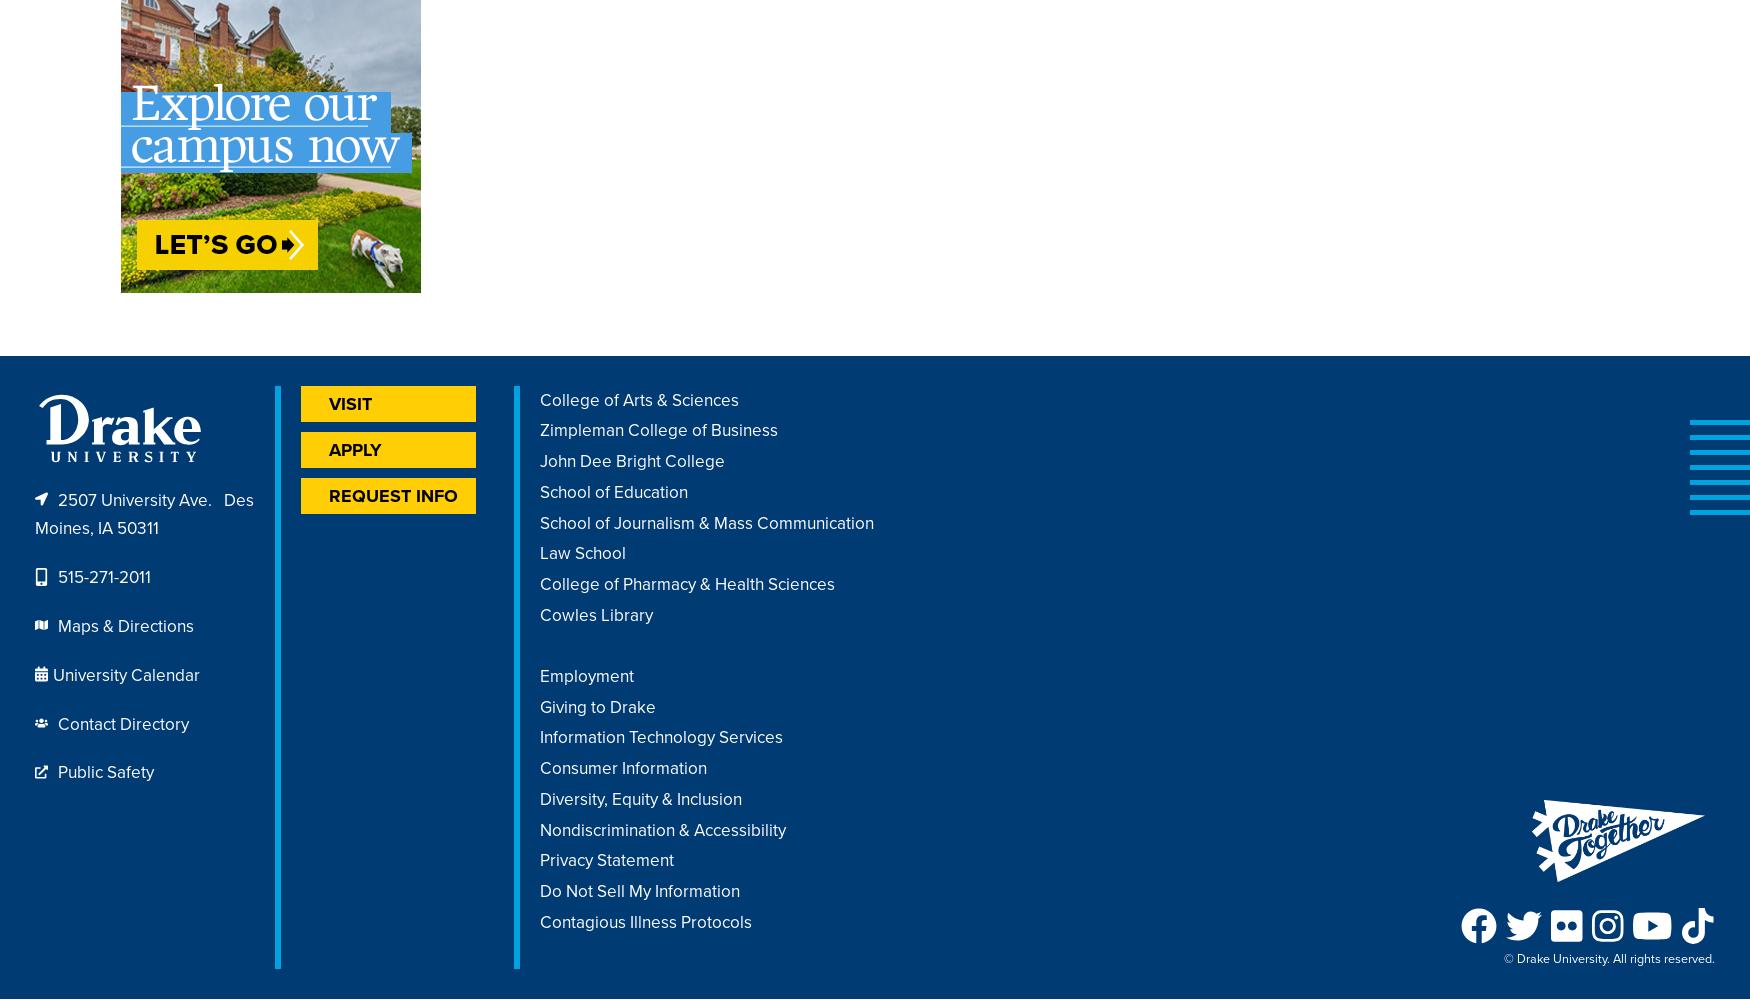  What do you see at coordinates (658, 430) in the screenshot?
I see `'Zimpleman College of Business'` at bounding box center [658, 430].